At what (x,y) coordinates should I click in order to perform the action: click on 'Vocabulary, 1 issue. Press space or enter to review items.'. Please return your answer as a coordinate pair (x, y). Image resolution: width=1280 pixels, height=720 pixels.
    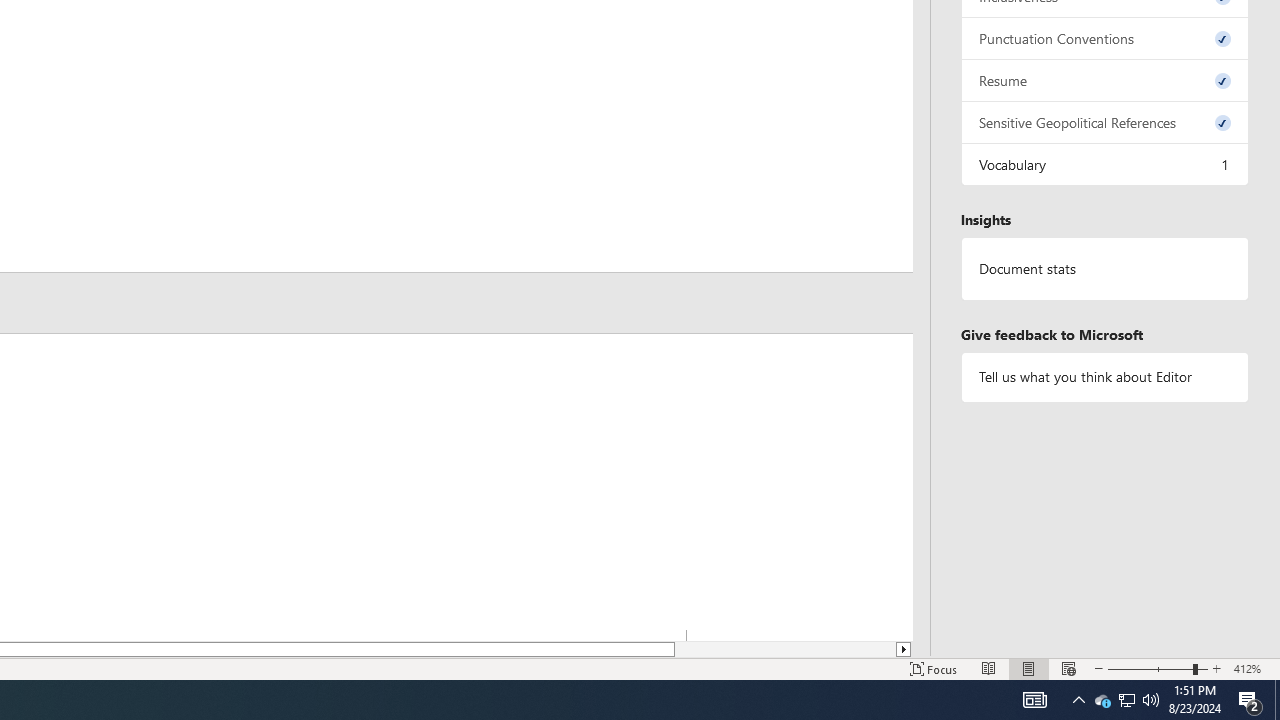
    Looking at the image, I should click on (1104, 163).